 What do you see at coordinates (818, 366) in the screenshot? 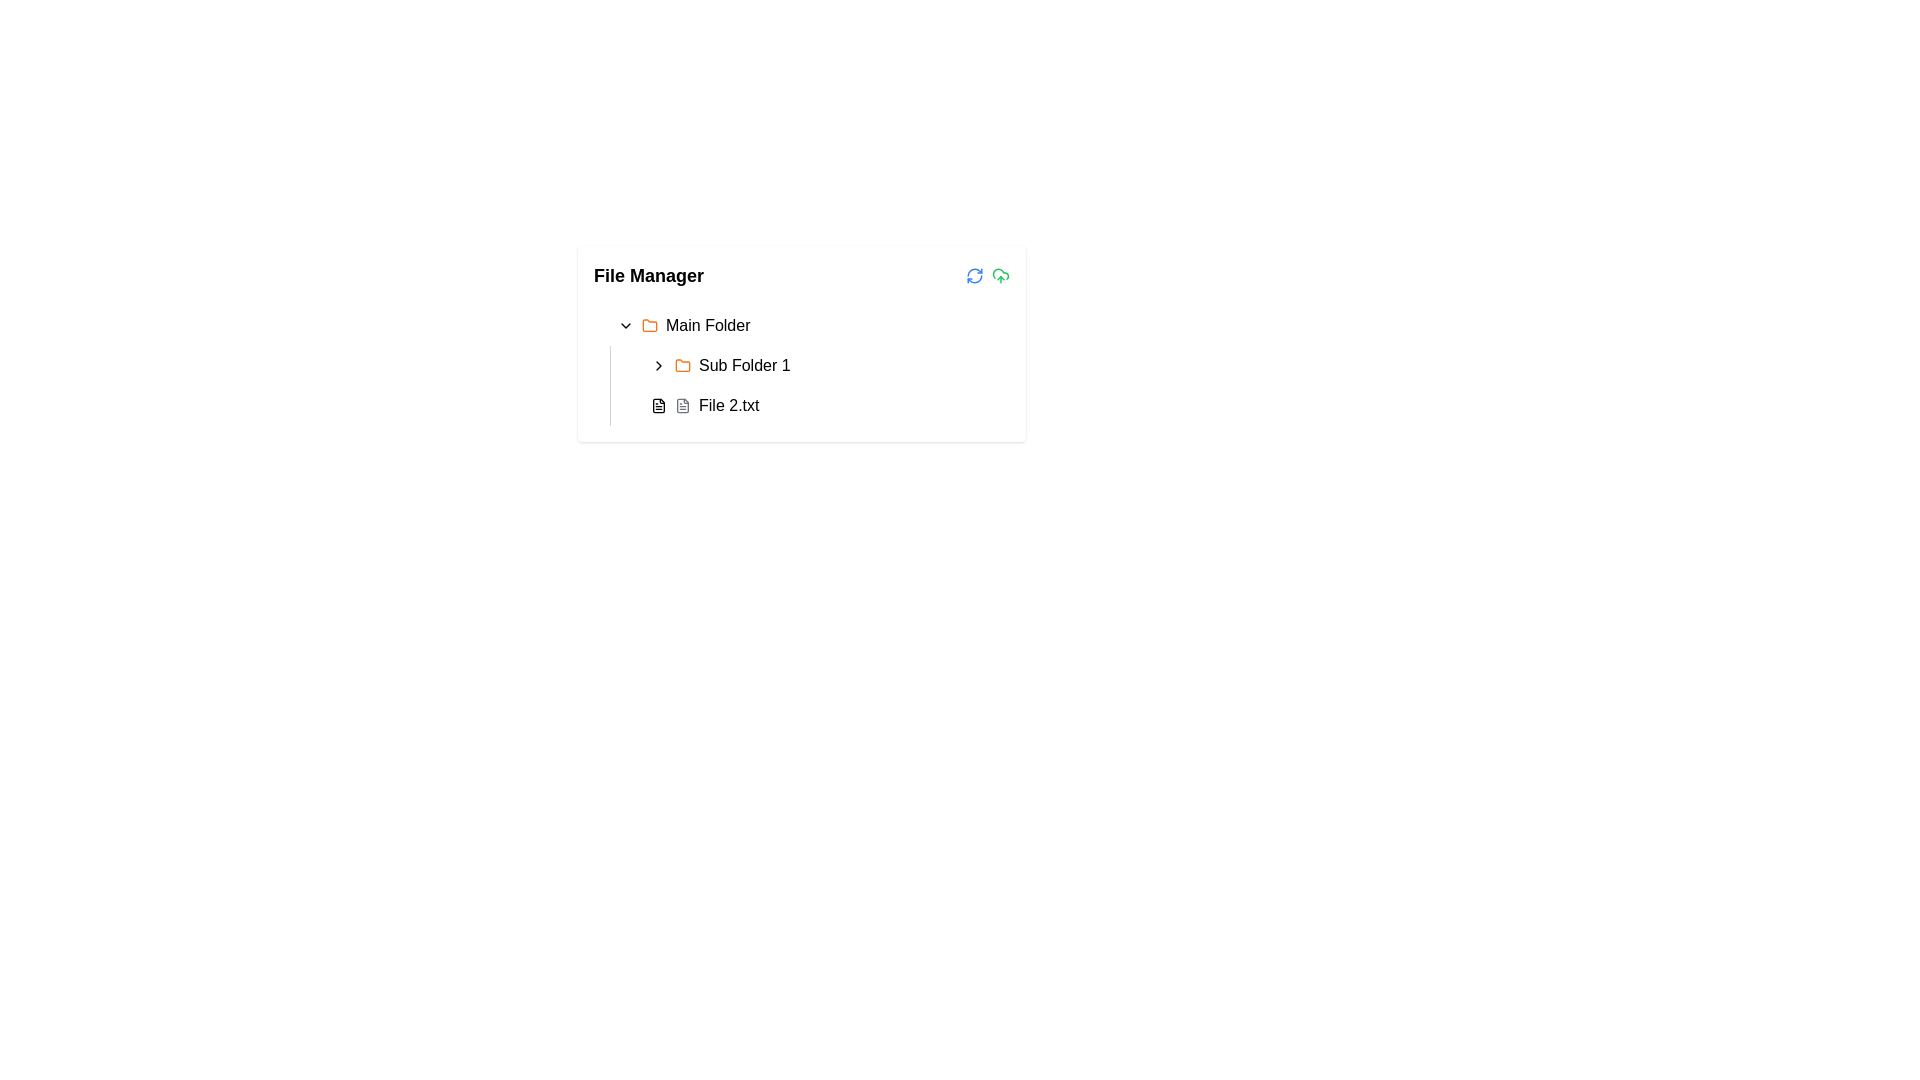
I see `the folder item labeled 'Sub Folder 1' in the file manager interface` at bounding box center [818, 366].